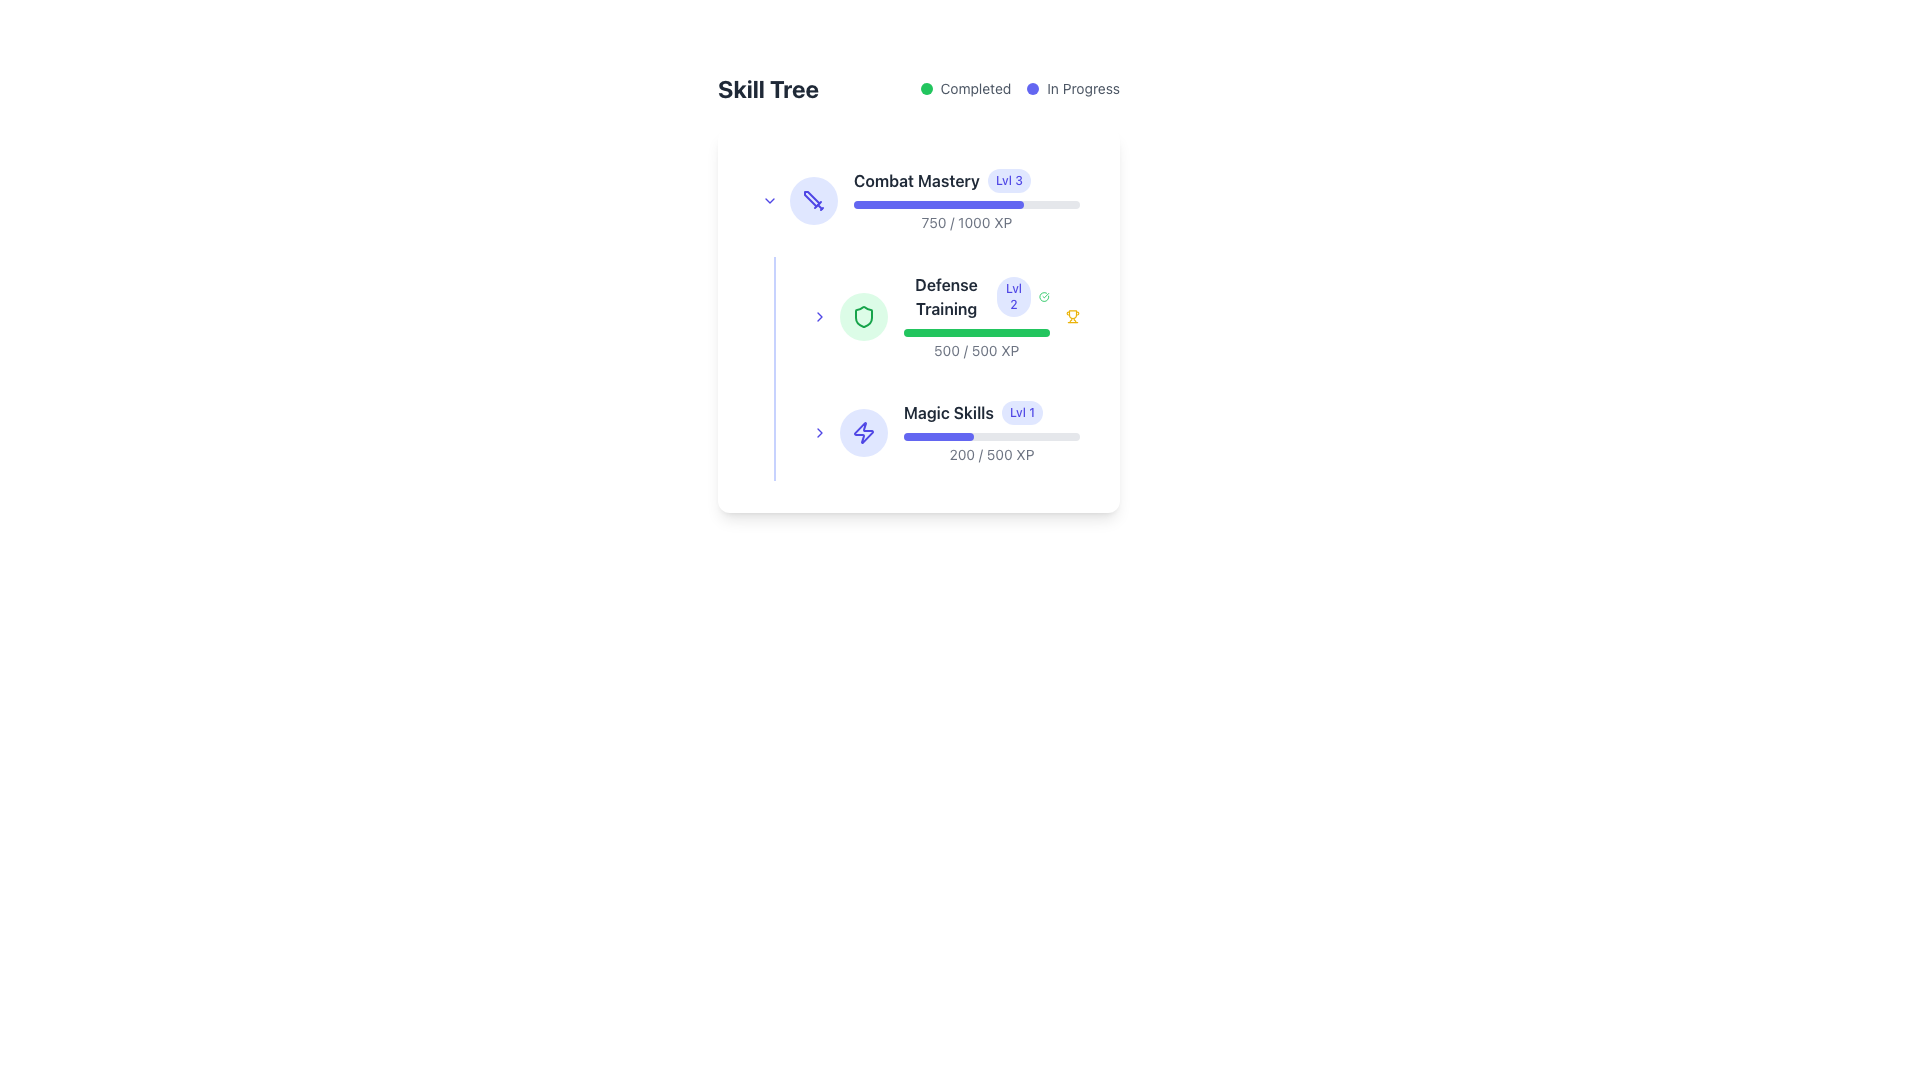  Describe the element at coordinates (1020, 87) in the screenshot. I see `the status indicator component located in the top-right section of the 'Skill Tree' header, which indicates 'Completed' and 'In Progress' with color-coded markers` at that location.